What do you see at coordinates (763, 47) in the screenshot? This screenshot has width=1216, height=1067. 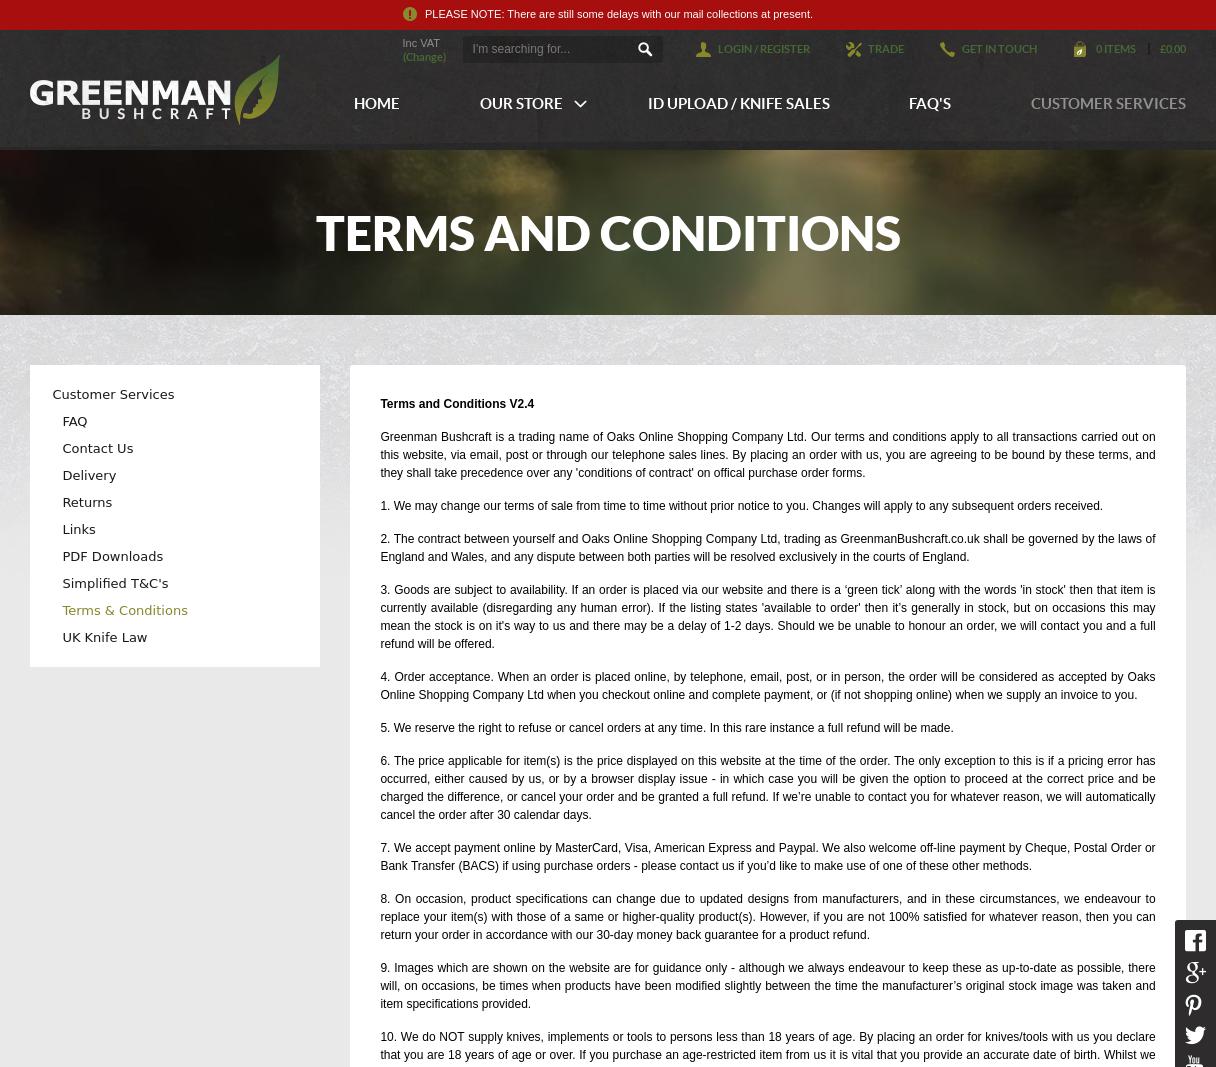 I see `'Login / Register'` at bounding box center [763, 47].